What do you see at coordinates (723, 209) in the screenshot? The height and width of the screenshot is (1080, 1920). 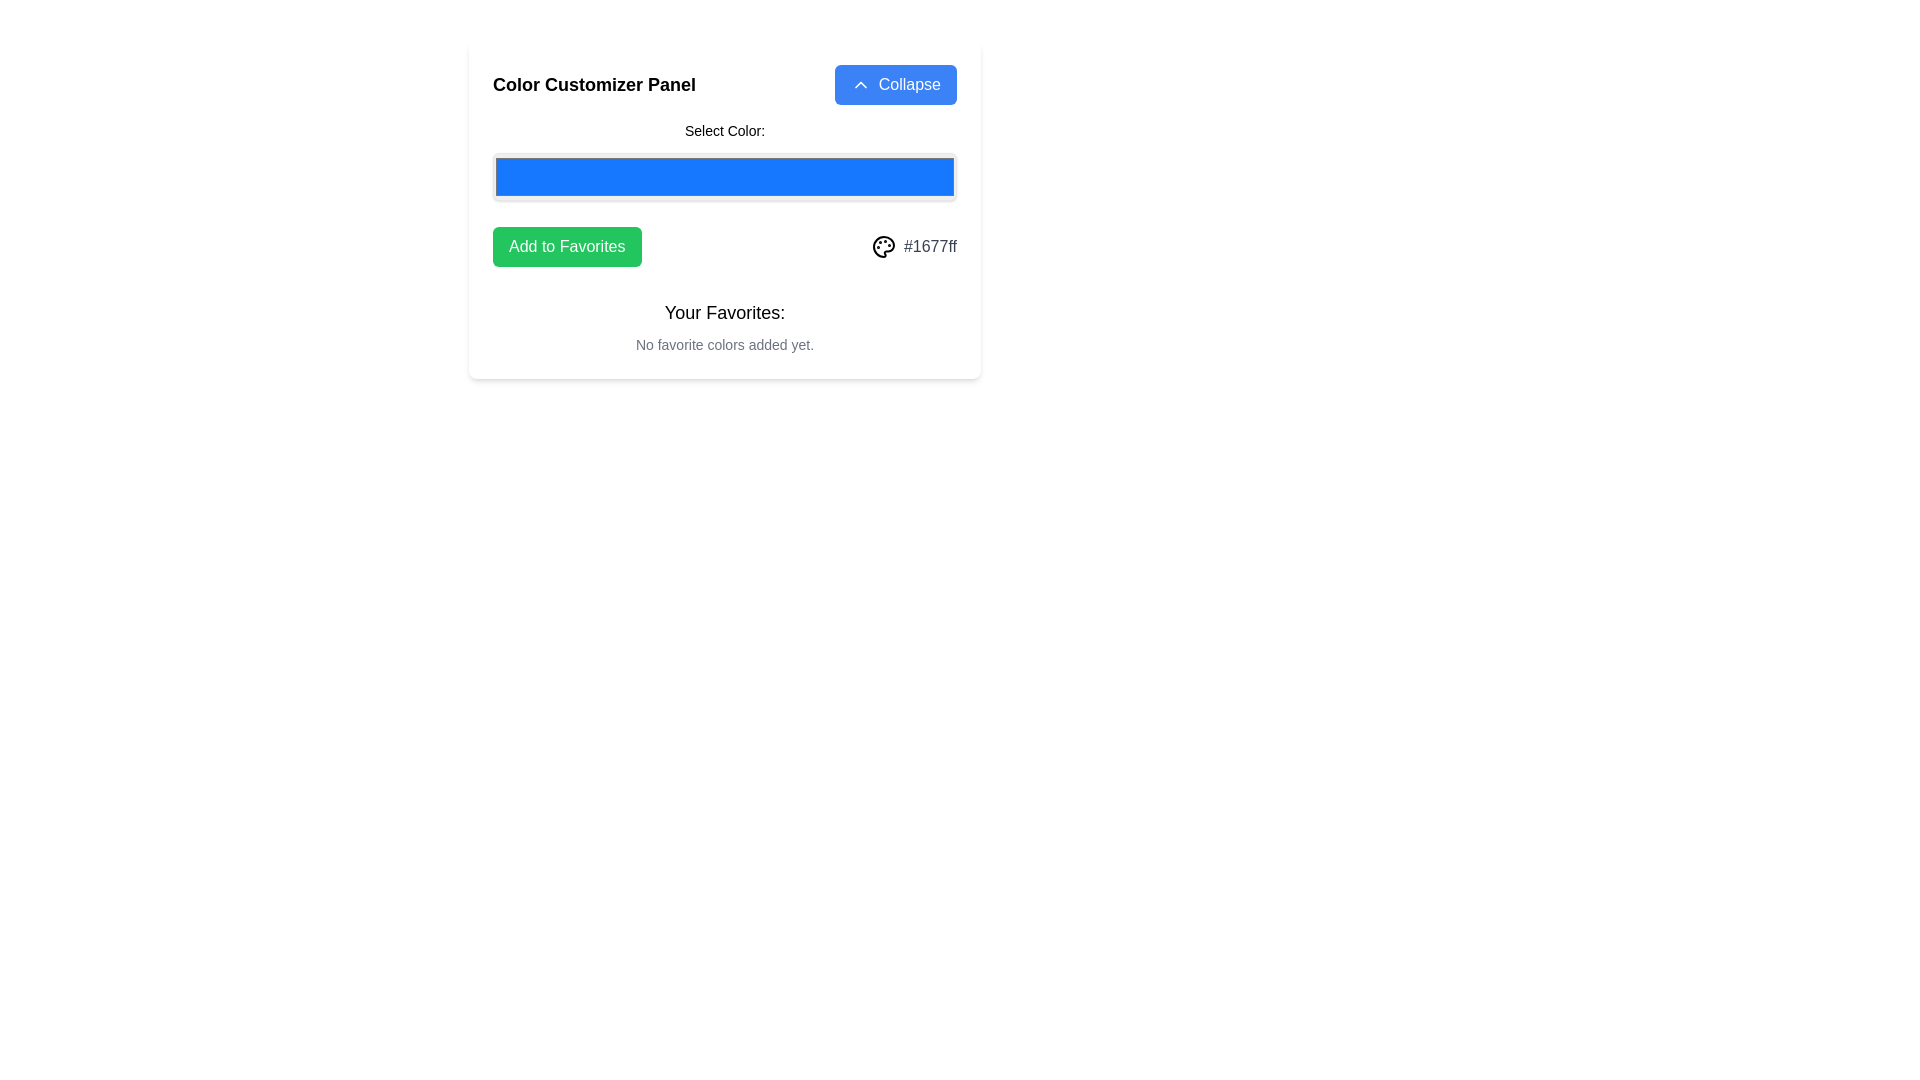 I see `the color input within the central UI Panel for customizing colors` at bounding box center [723, 209].